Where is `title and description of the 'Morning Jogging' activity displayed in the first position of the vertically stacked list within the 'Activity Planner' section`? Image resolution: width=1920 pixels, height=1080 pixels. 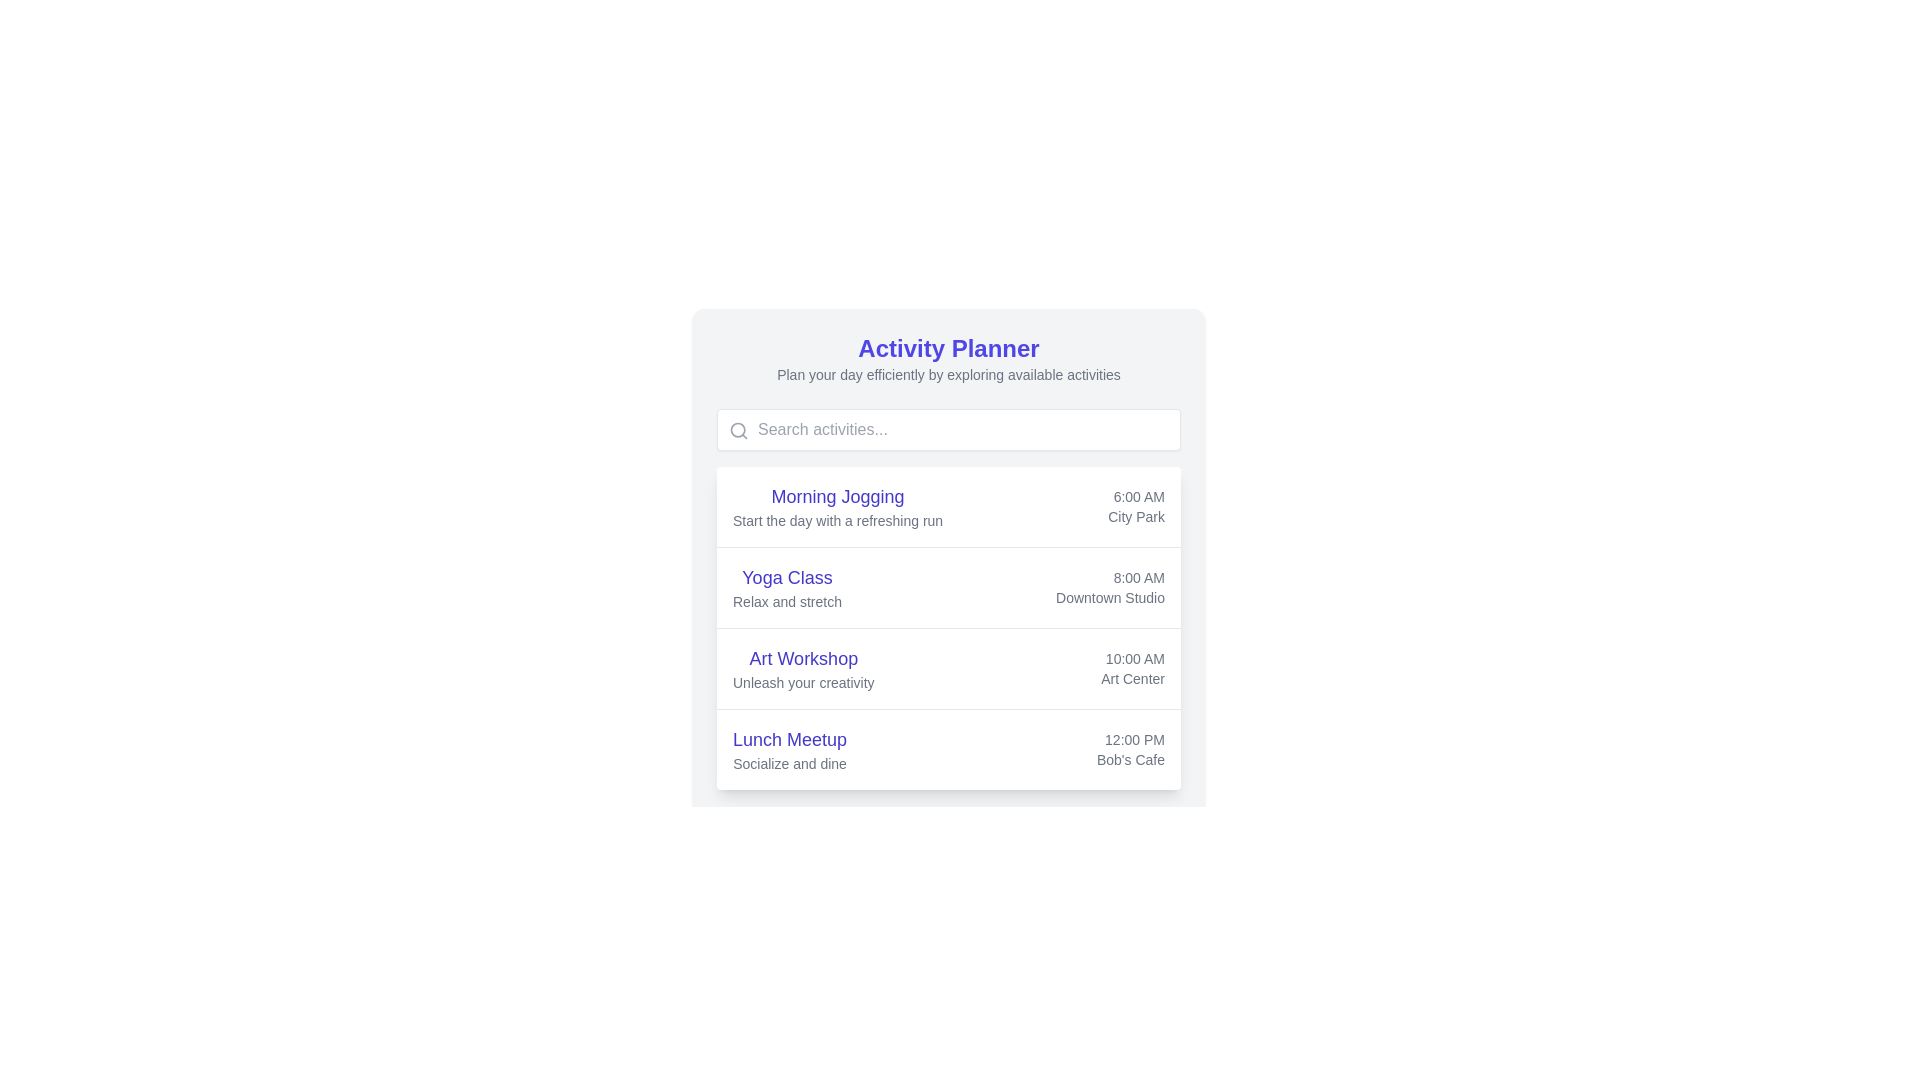 title and description of the 'Morning Jogging' activity displayed in the first position of the vertically stacked list within the 'Activity Planner' section is located at coordinates (838, 505).